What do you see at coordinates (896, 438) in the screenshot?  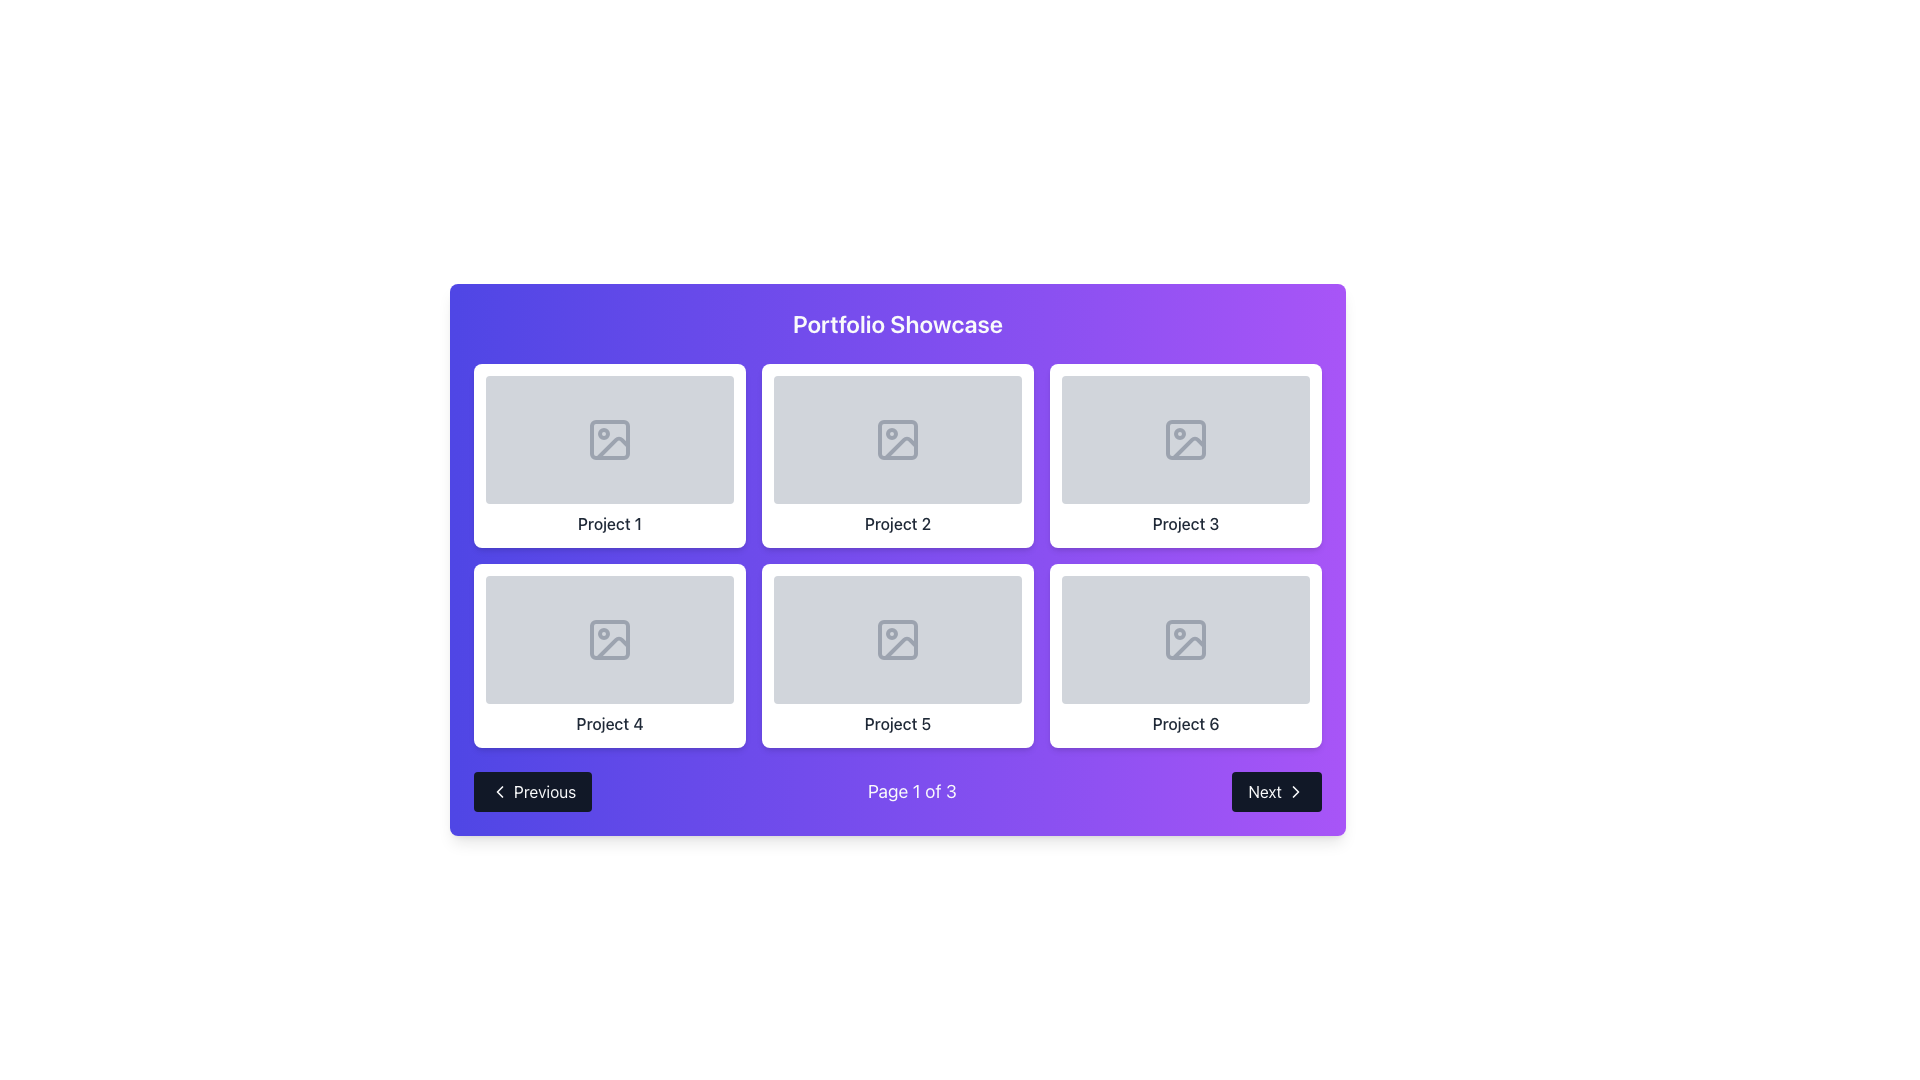 I see `the icon in the second column of the first row within the 'Portfolio Showcase' grid, which consists of a small circle and a diagonal line in gray, located inside a rounded rectangle` at bounding box center [896, 438].